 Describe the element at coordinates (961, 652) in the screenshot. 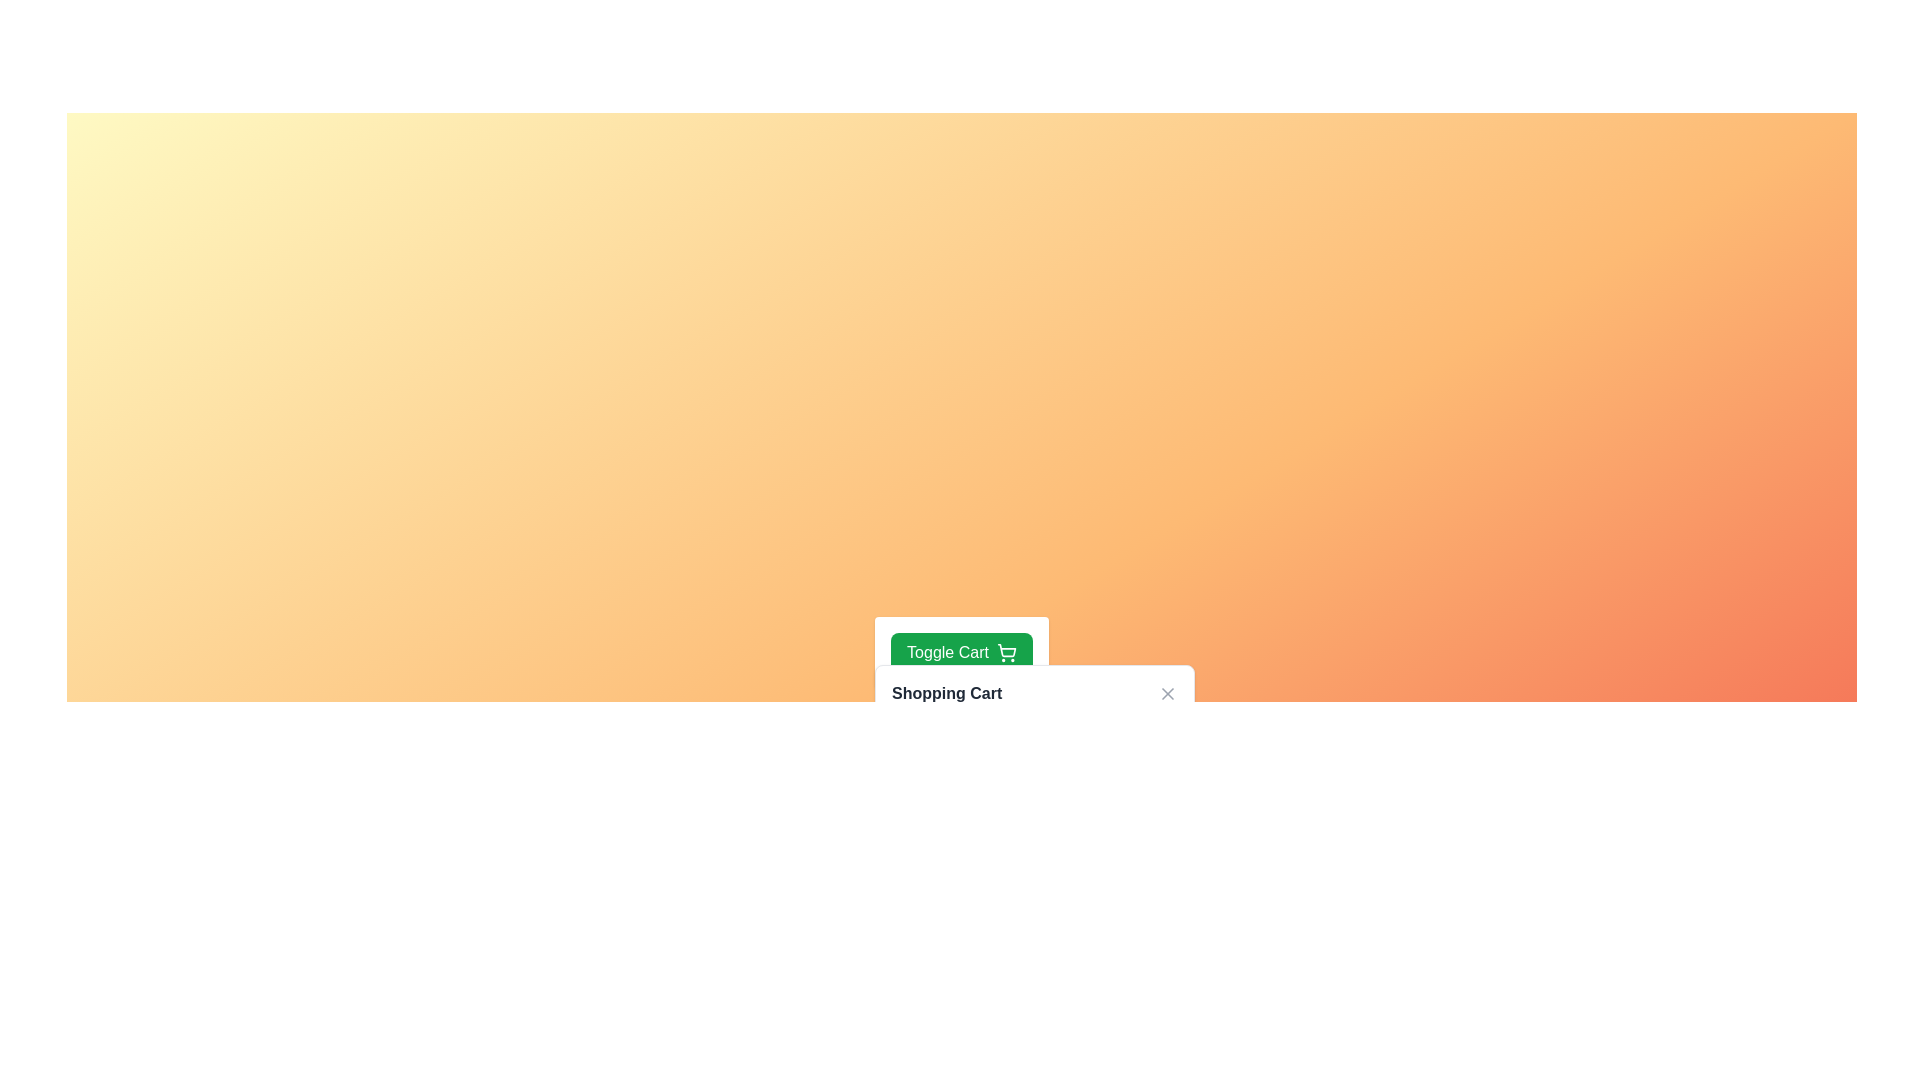

I see `the green 'Toggle Cart' button with rounded corners to observe visual feedback` at that location.